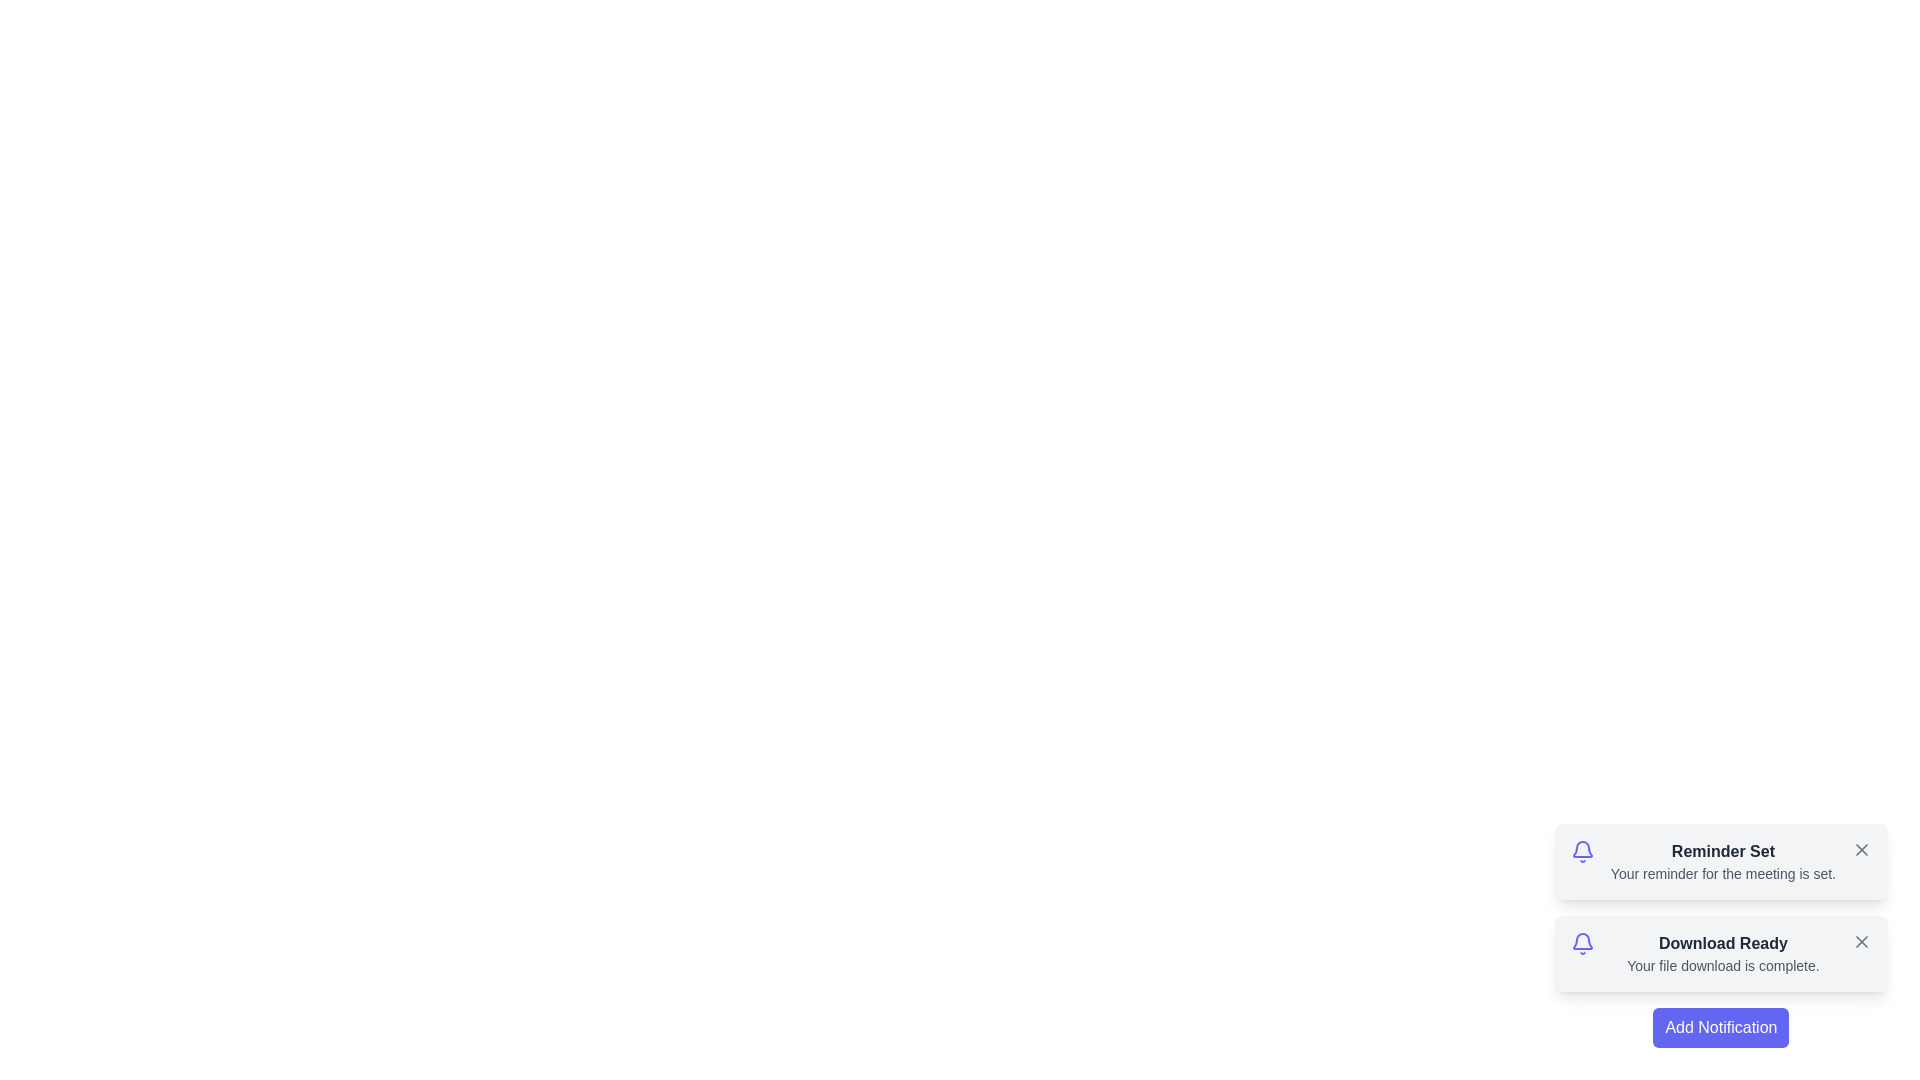  Describe the element at coordinates (1581, 944) in the screenshot. I see `the download completed icon in the notification card titled 'Download Ready', which is the leftmost element of the card and indicates that a file download is complete` at that location.